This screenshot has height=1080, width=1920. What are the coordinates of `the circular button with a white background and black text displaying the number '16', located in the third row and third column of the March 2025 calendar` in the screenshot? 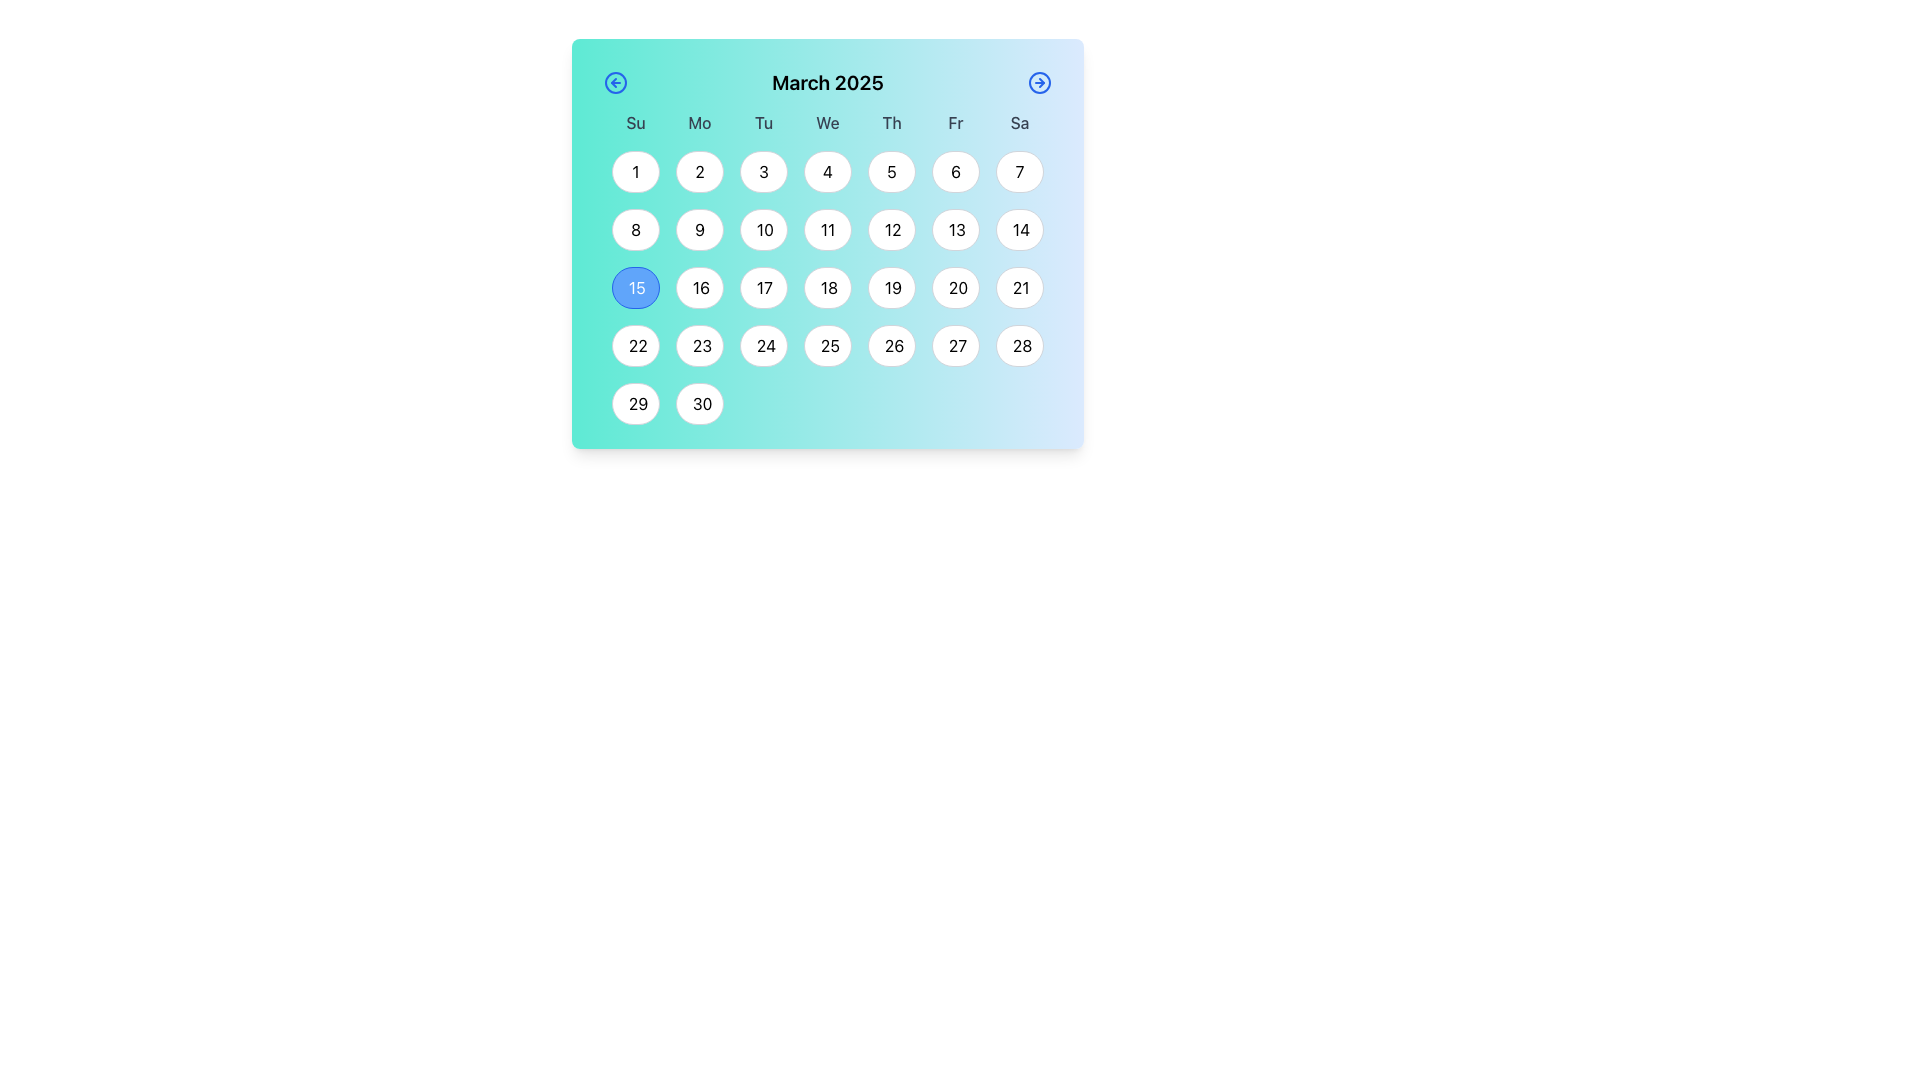 It's located at (700, 288).